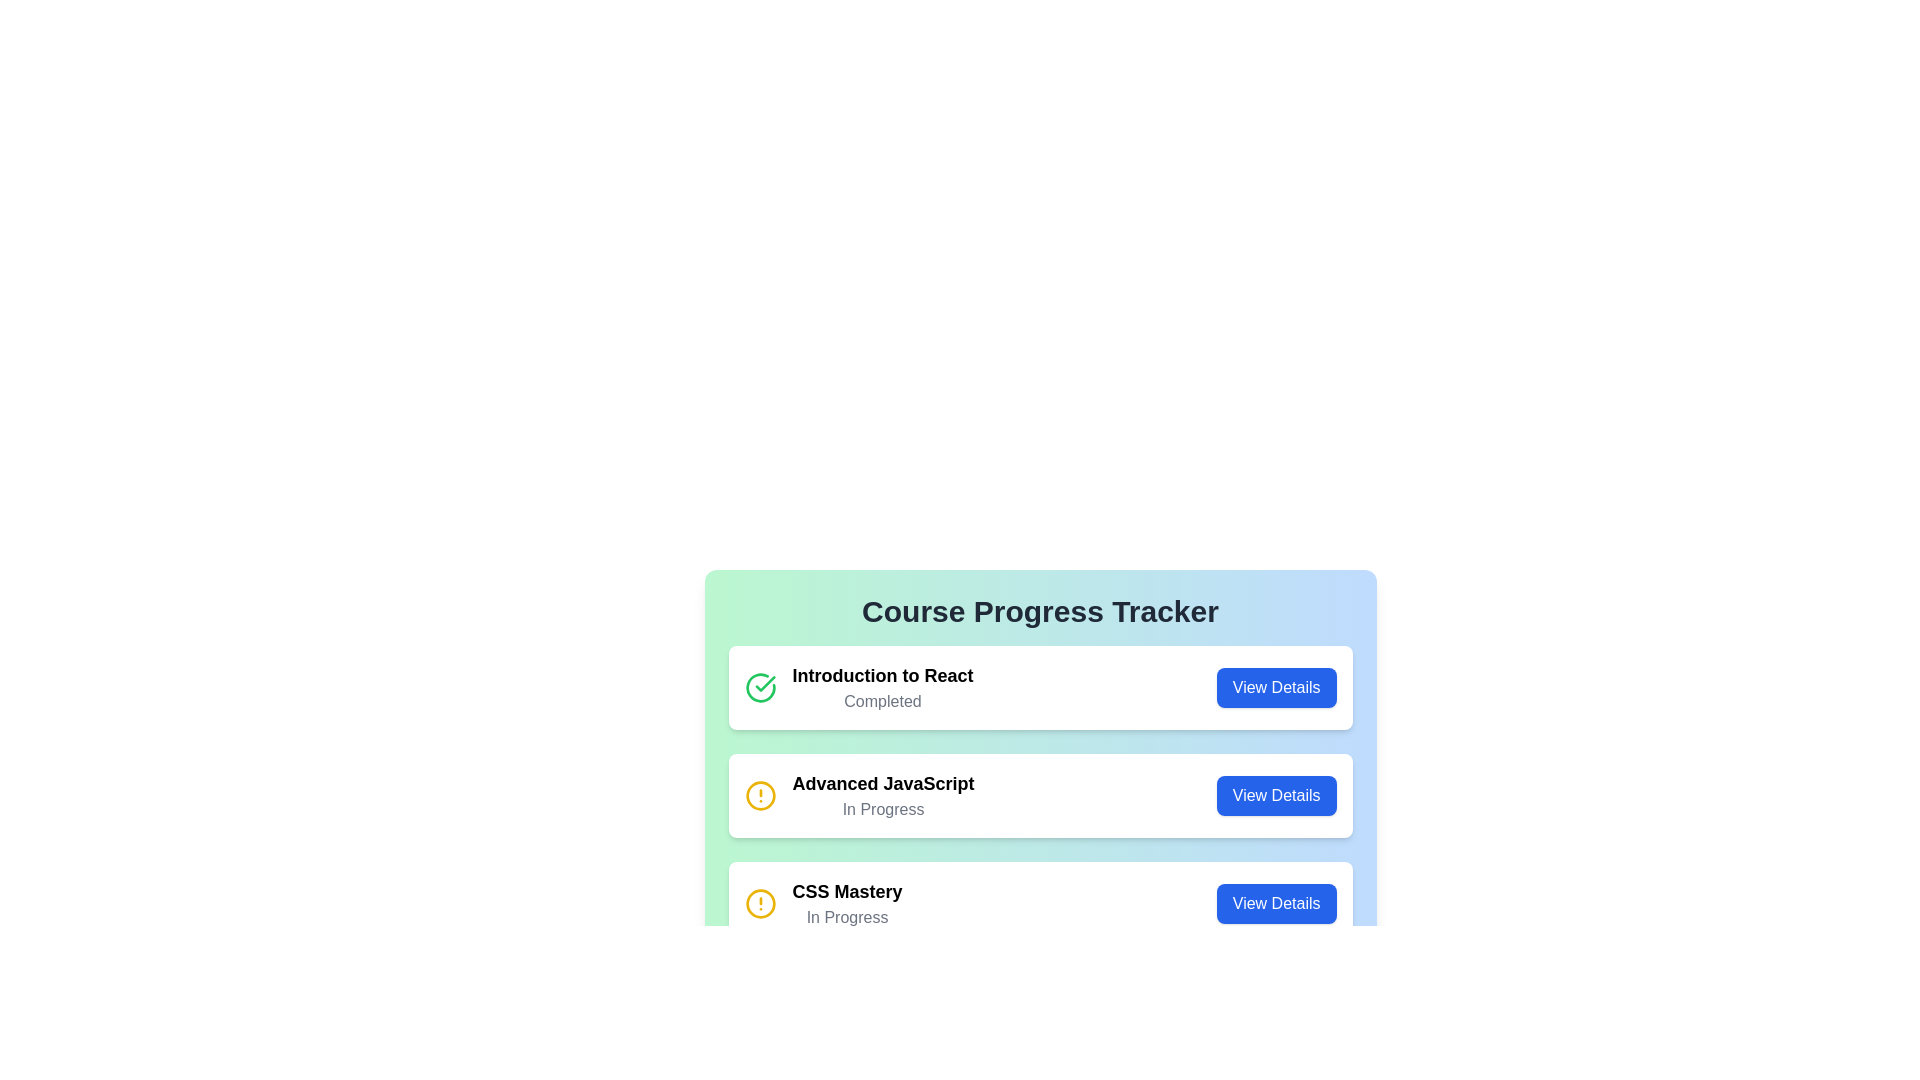 Image resolution: width=1920 pixels, height=1080 pixels. Describe the element at coordinates (823, 903) in the screenshot. I see `text in the informational section displaying 'CSS Mastery' and 'In Progress', which is identified by the yellow alert icon on the left` at that location.